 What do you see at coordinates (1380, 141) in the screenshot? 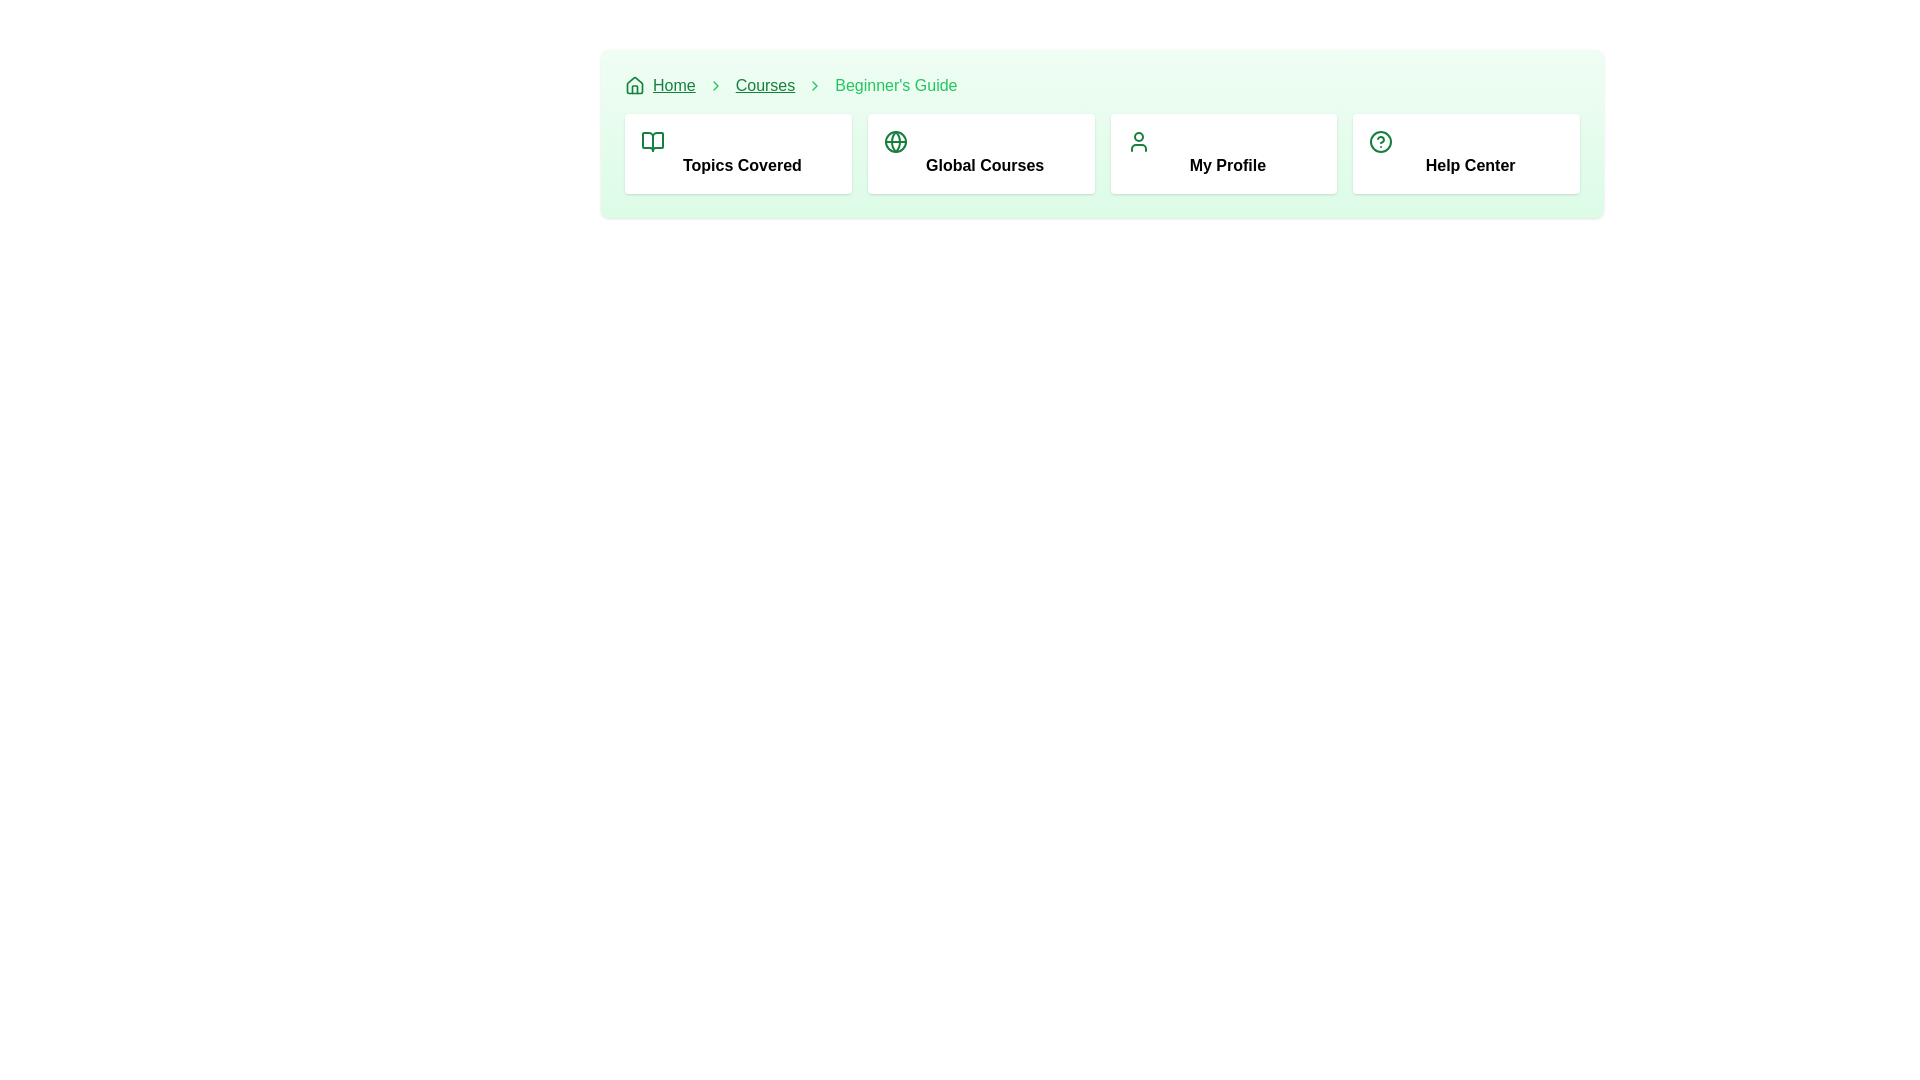
I see `the green circular SVG graphic element that represents a help or information marker, located in the top-right header of the interface as part of the Help Center button` at bounding box center [1380, 141].